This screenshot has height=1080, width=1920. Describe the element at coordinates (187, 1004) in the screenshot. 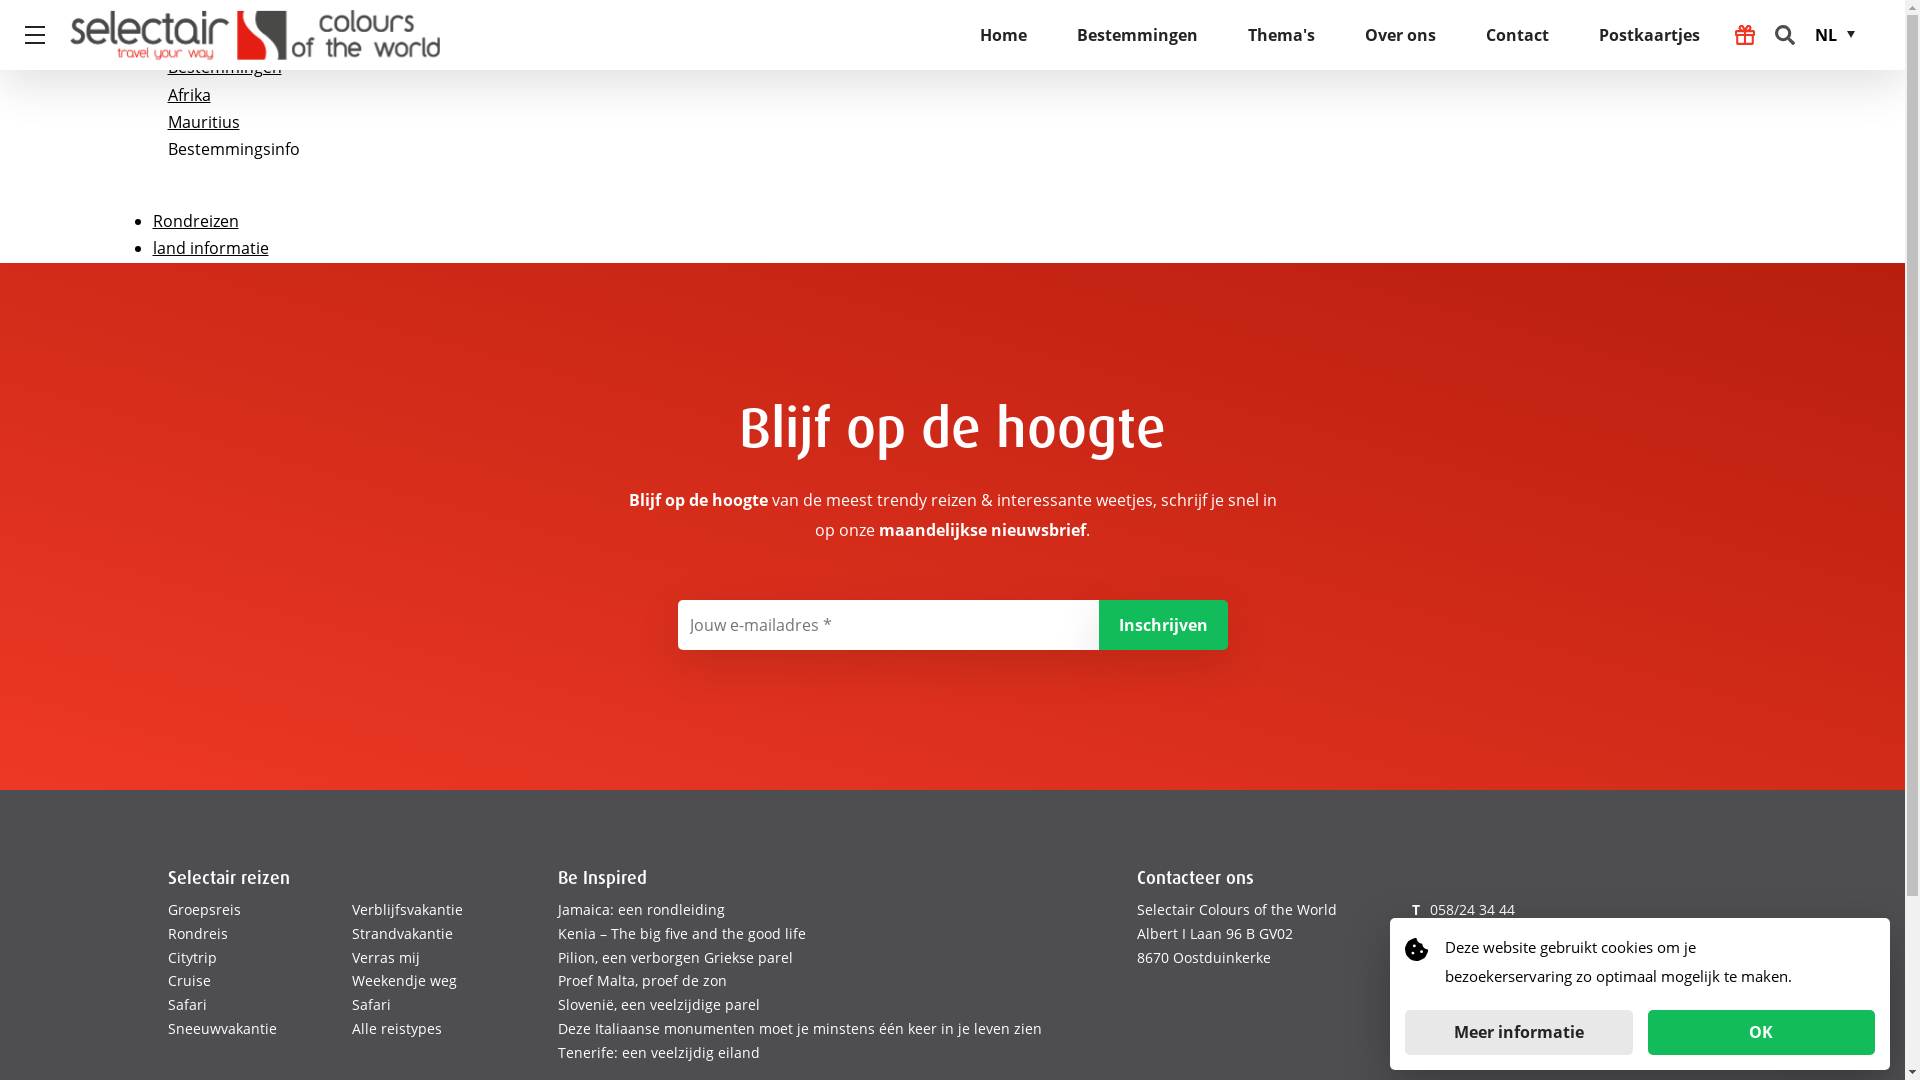

I see `'Safari'` at that location.